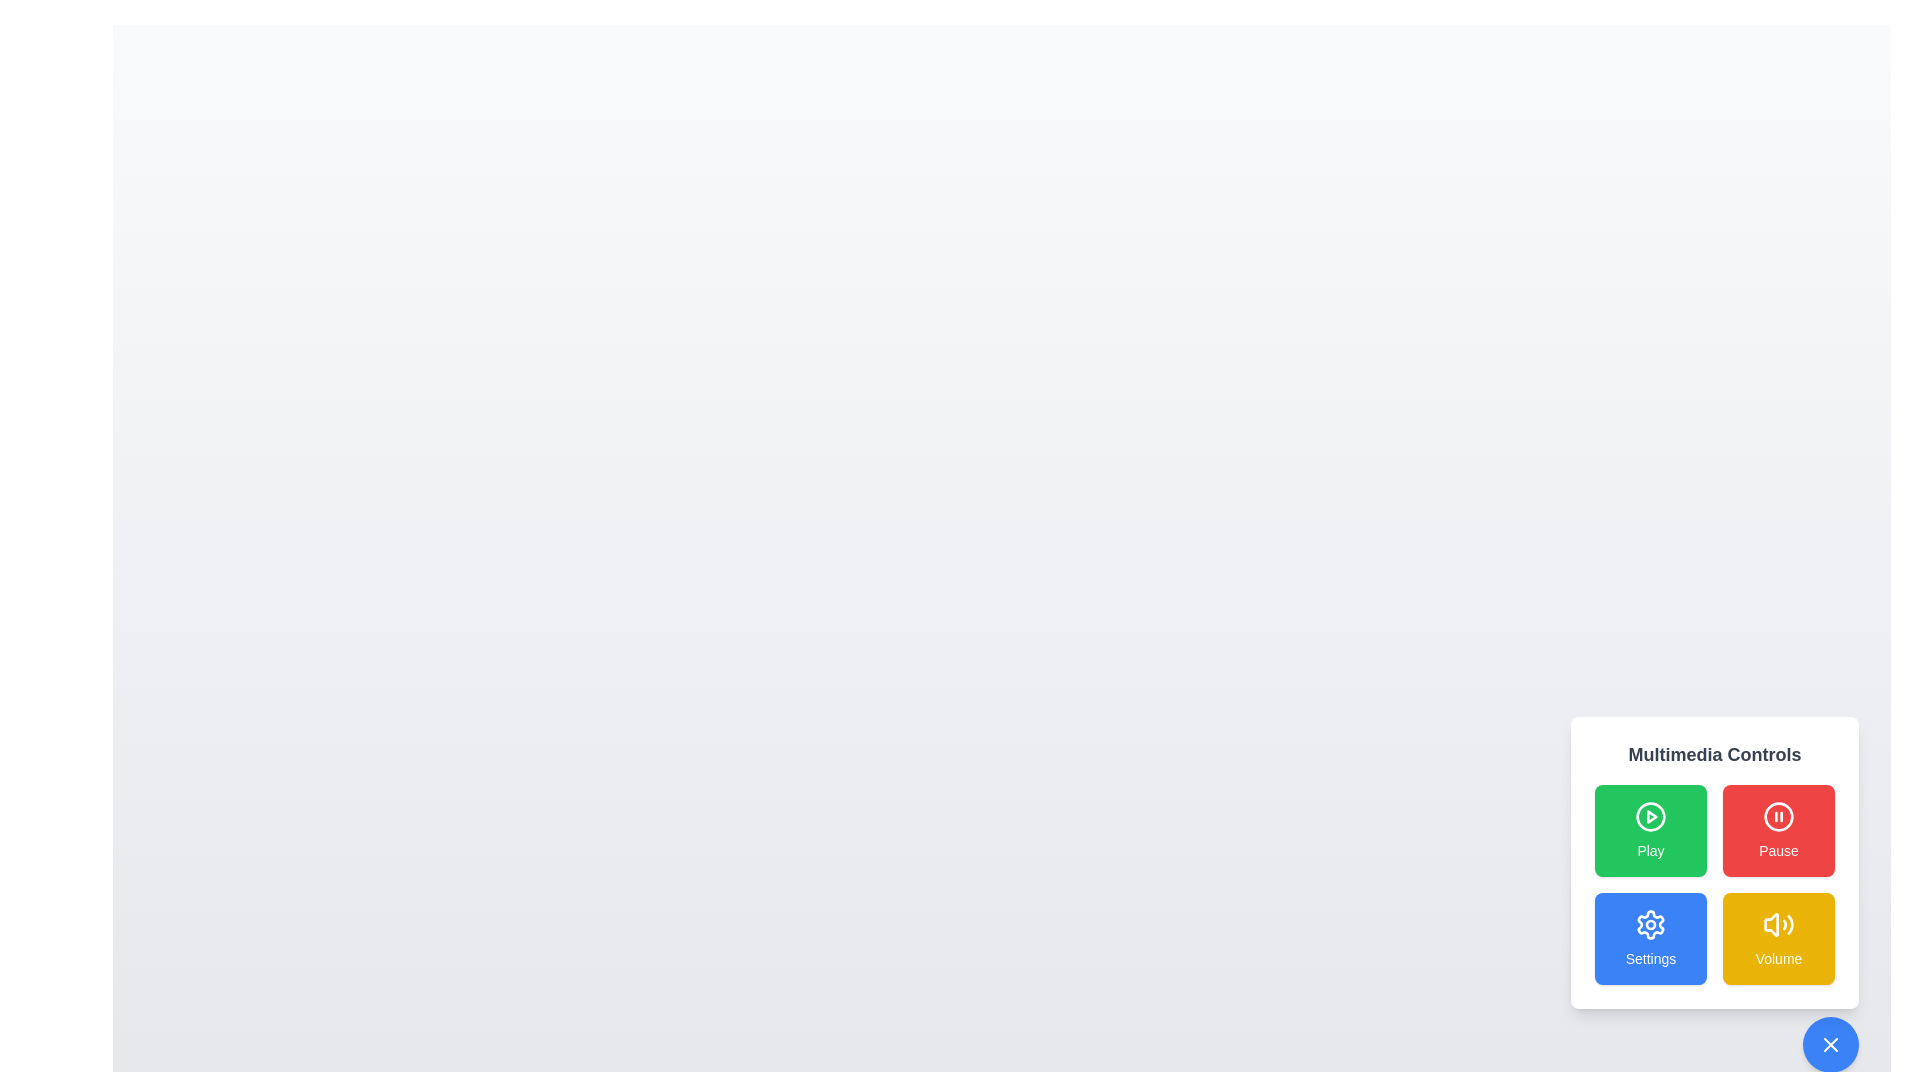 The width and height of the screenshot is (1920, 1080). I want to click on the green 'Play' button with white text and a play icon, so click(1651, 830).